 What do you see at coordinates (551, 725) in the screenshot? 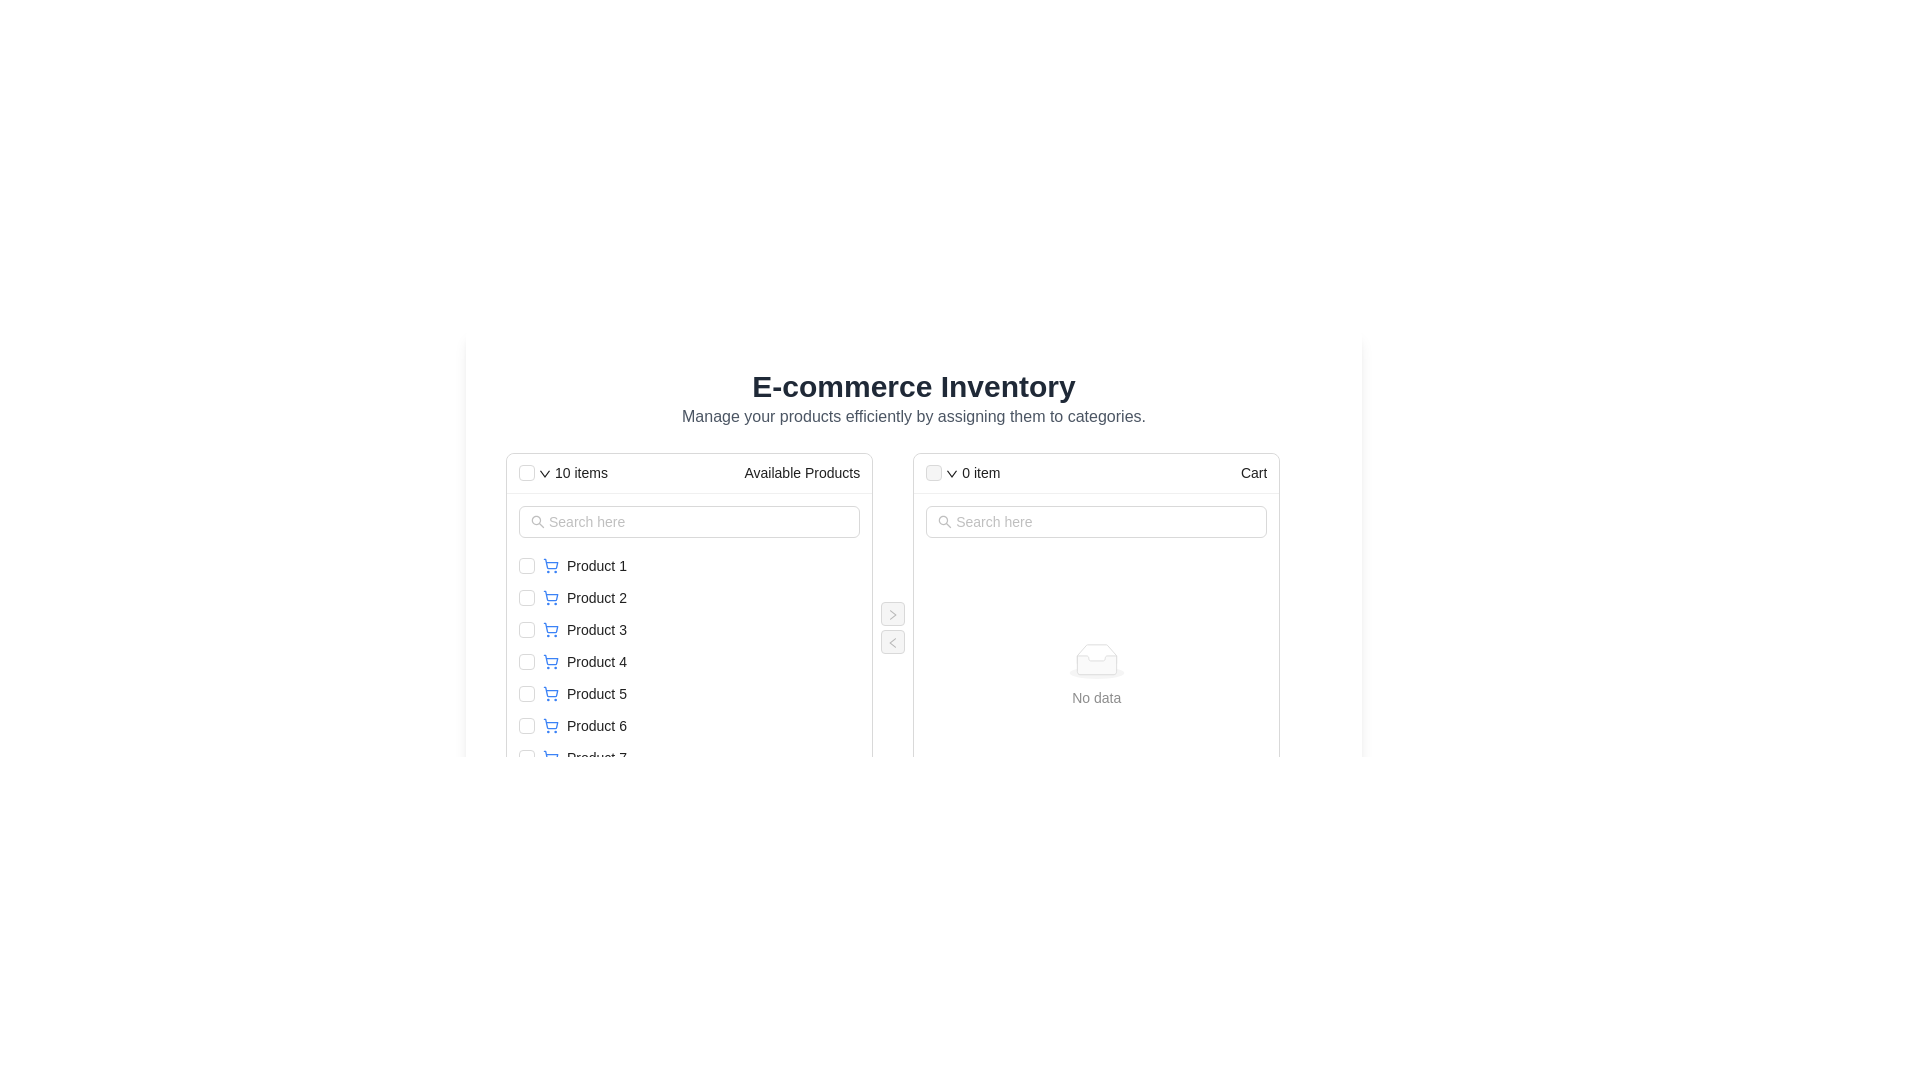
I see `the shopping cart icon associated with 'Product 6', which is positioned to the left of the product label` at bounding box center [551, 725].